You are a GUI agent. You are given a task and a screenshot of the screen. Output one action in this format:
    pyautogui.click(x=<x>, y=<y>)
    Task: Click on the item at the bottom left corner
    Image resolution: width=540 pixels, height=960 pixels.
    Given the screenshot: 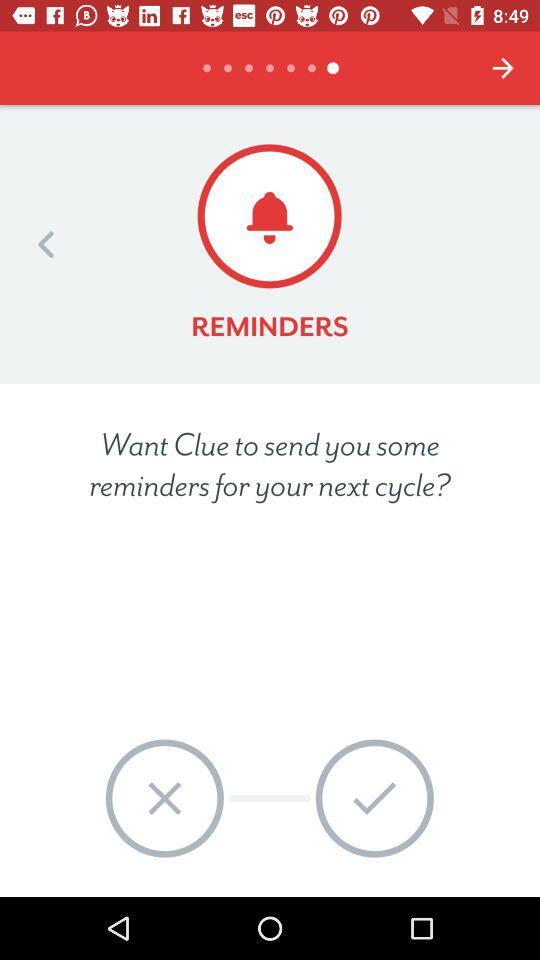 What is the action you would take?
    pyautogui.click(x=163, y=798)
    